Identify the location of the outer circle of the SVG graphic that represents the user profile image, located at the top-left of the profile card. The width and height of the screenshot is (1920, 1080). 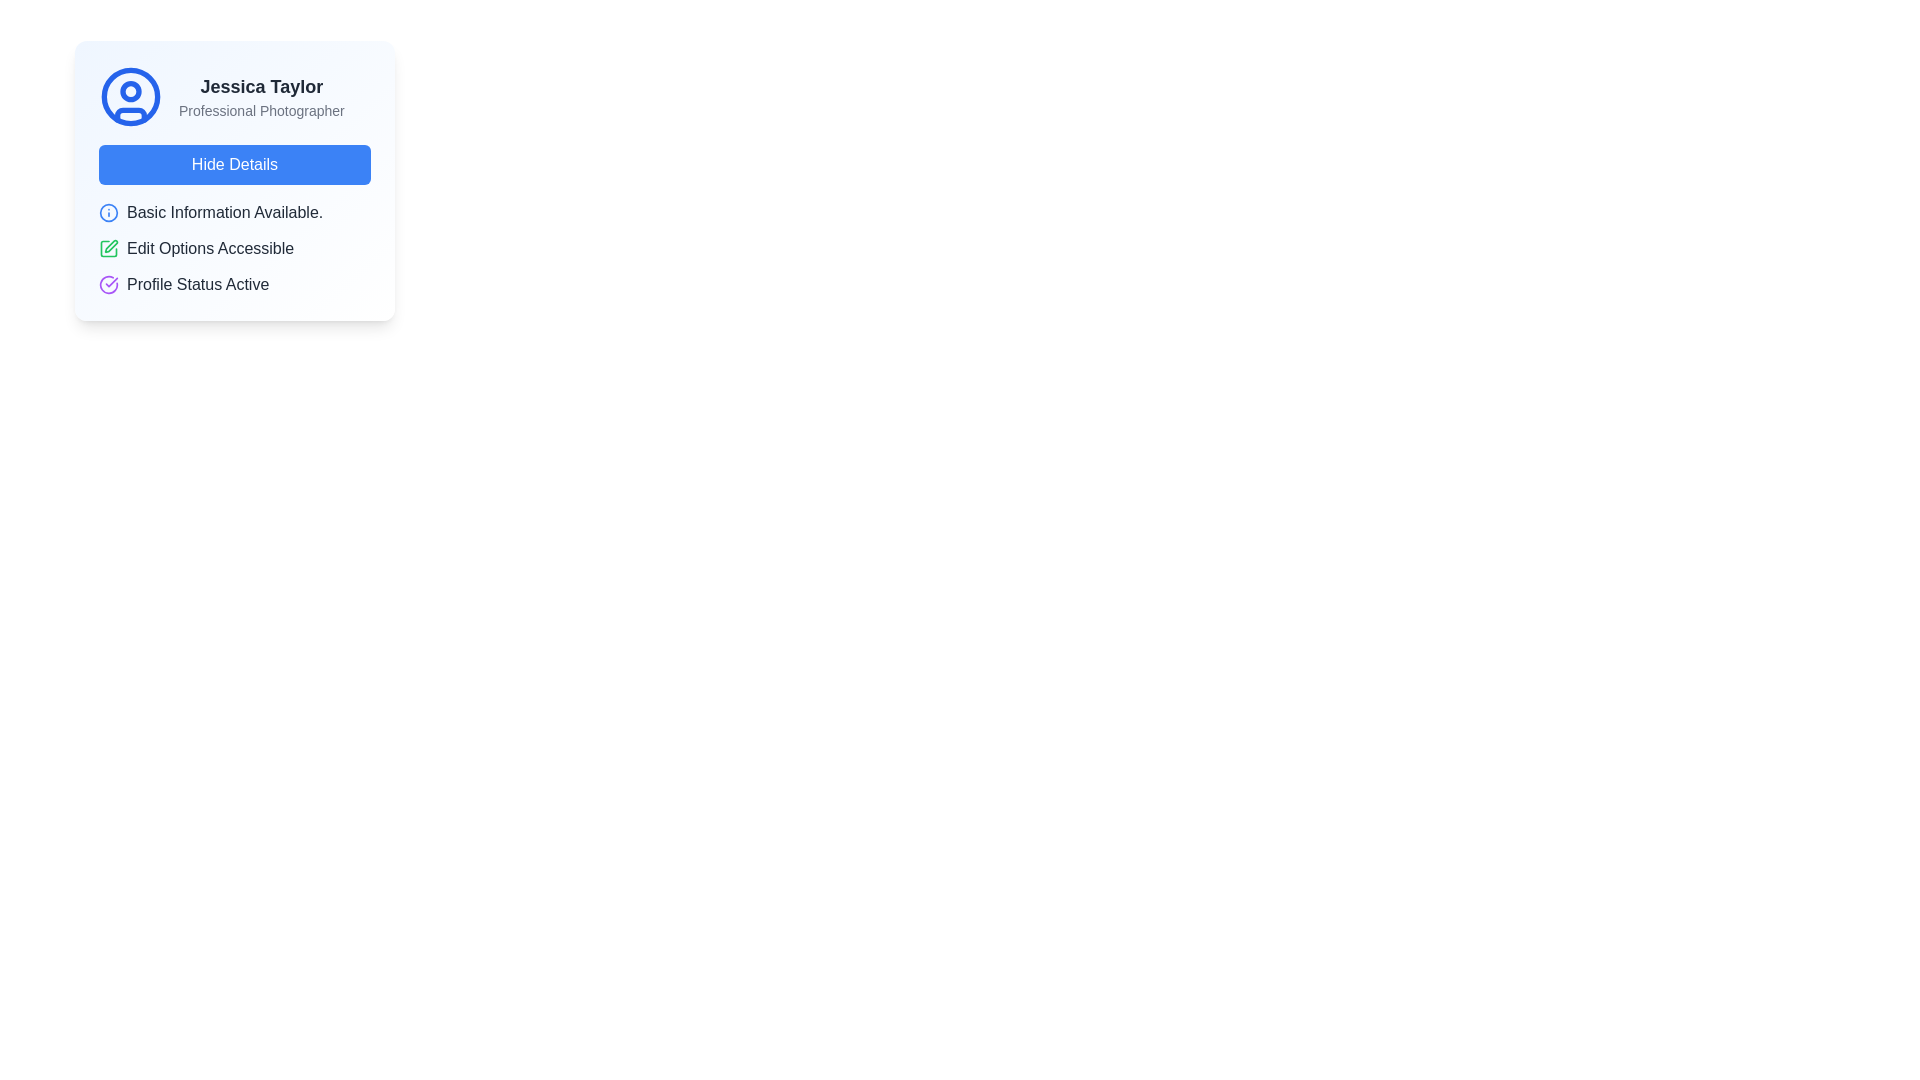
(129, 96).